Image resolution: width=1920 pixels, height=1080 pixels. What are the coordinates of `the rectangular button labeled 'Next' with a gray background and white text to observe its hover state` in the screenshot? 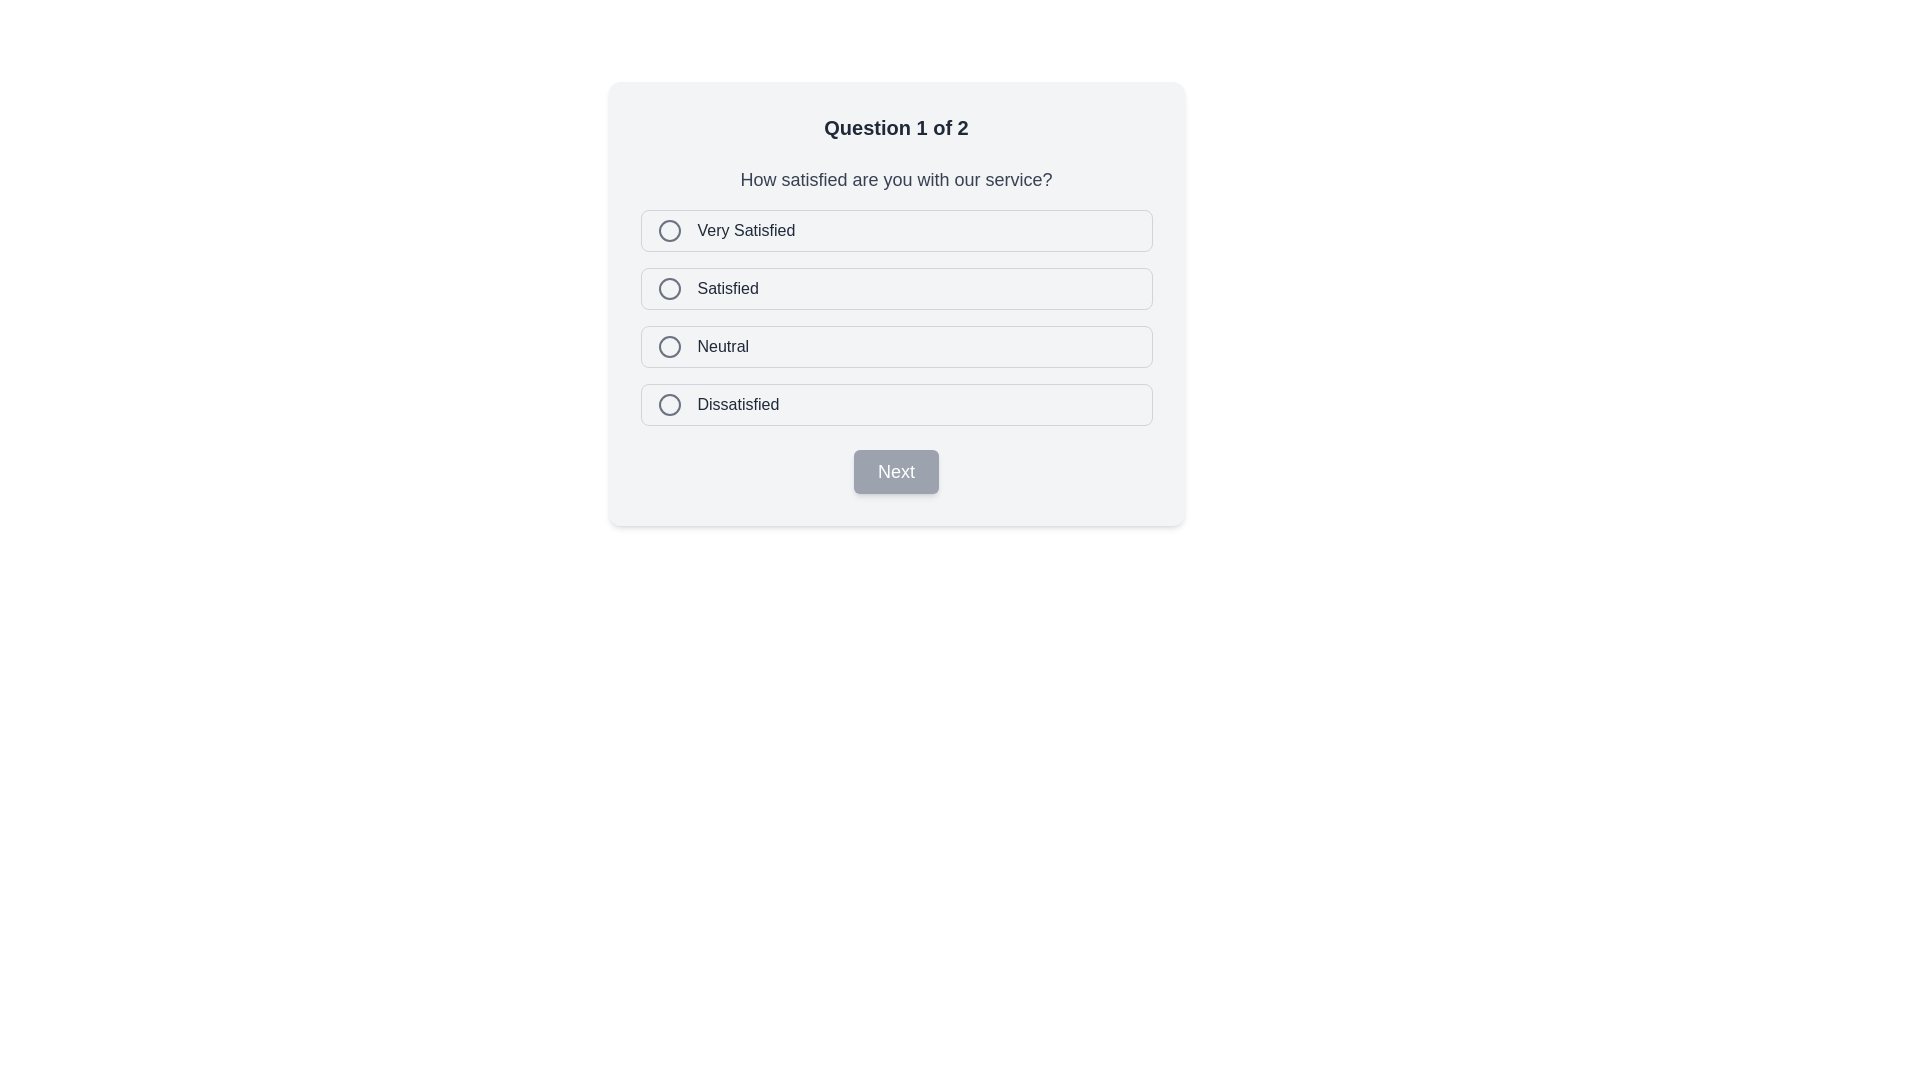 It's located at (895, 471).